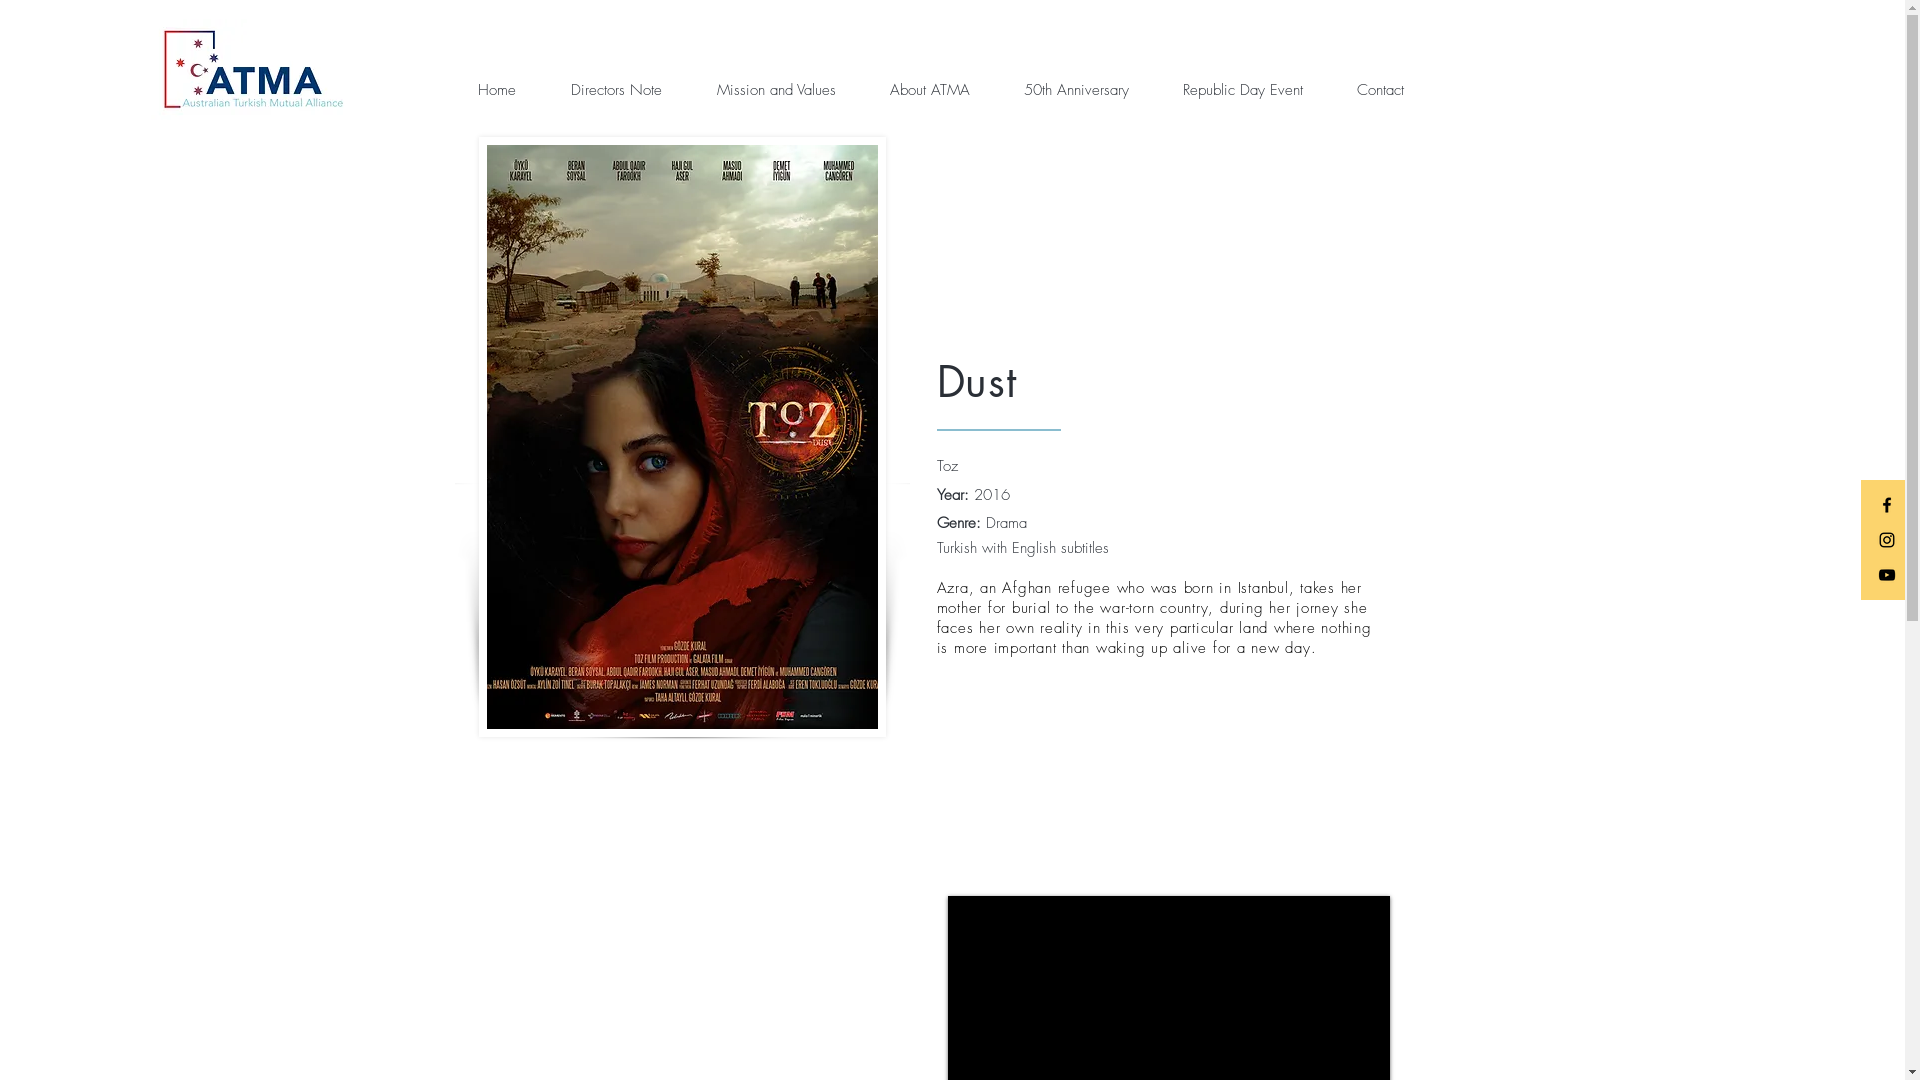 Image resolution: width=1920 pixels, height=1080 pixels. Describe the element at coordinates (508, 88) in the screenshot. I see `'Home'` at that location.